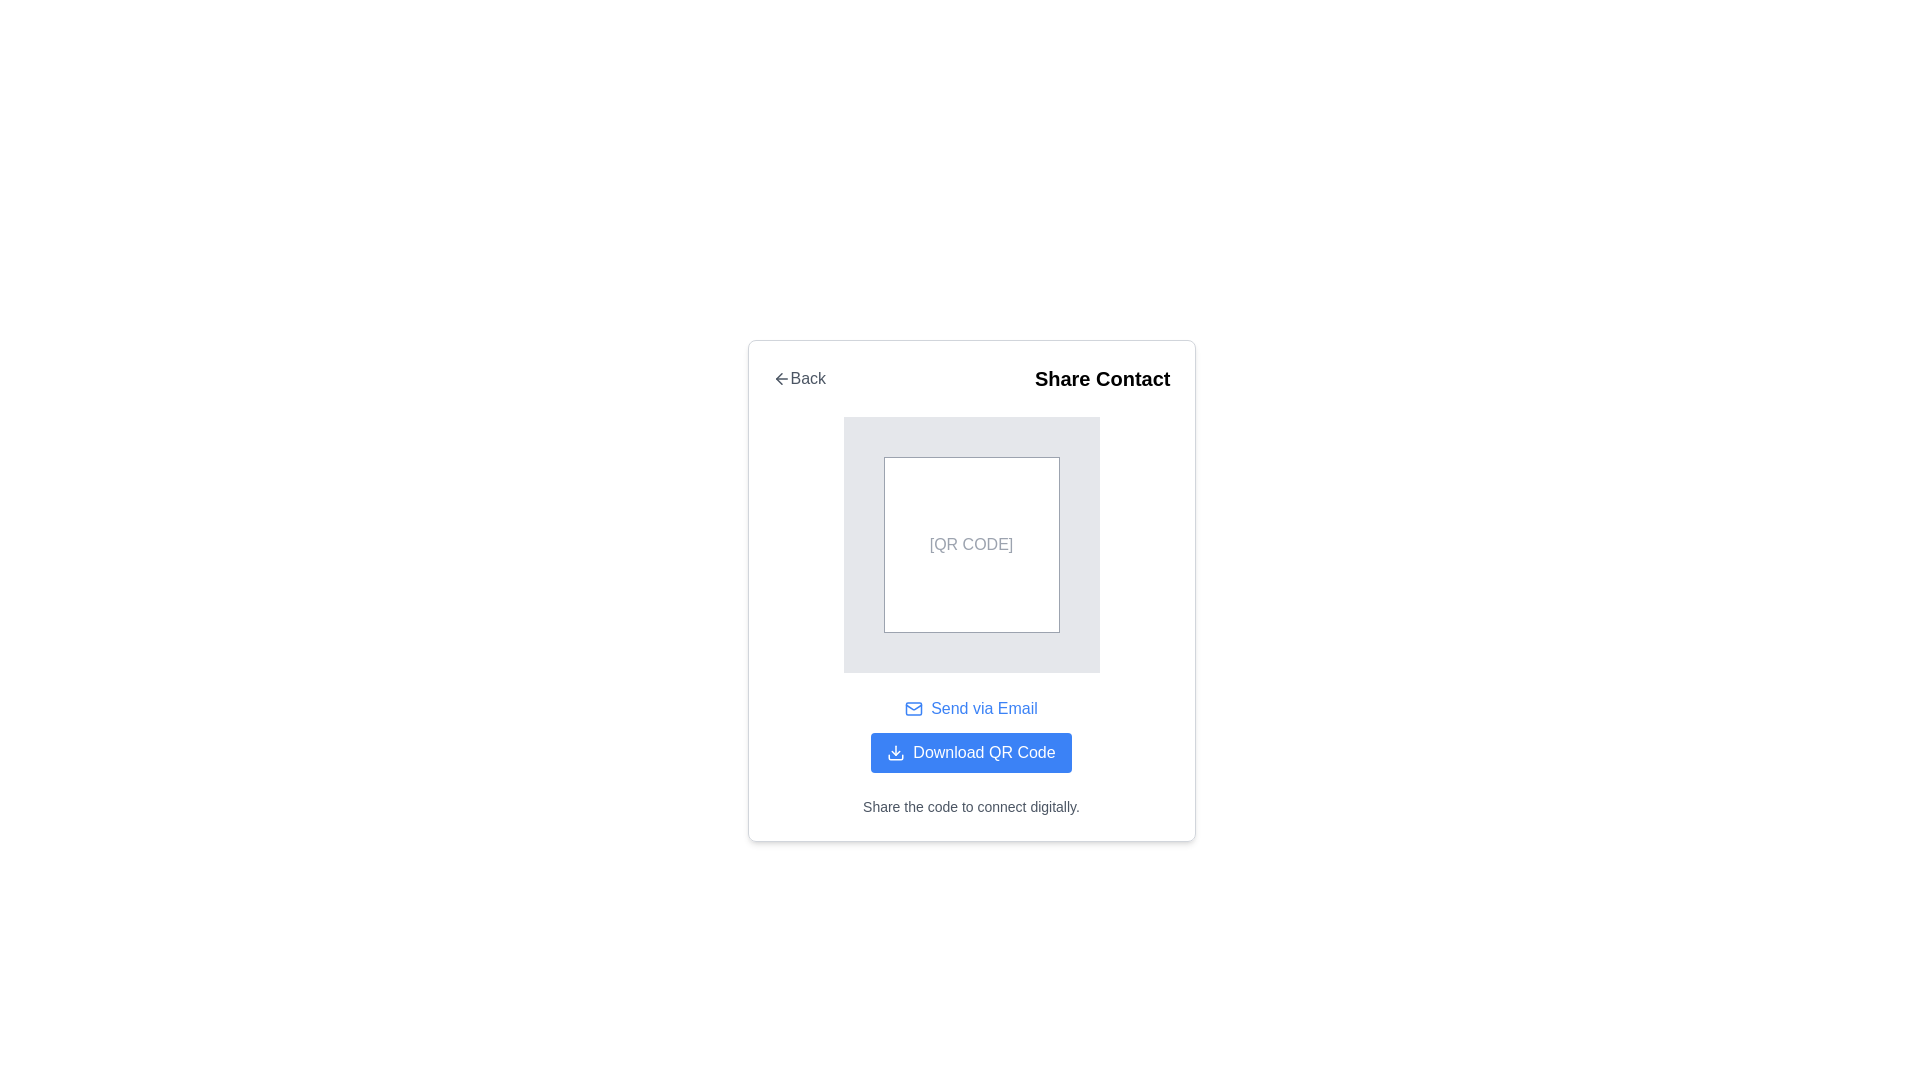  I want to click on the navigation button located to the left of the 'Share Contact' text, so click(798, 378).